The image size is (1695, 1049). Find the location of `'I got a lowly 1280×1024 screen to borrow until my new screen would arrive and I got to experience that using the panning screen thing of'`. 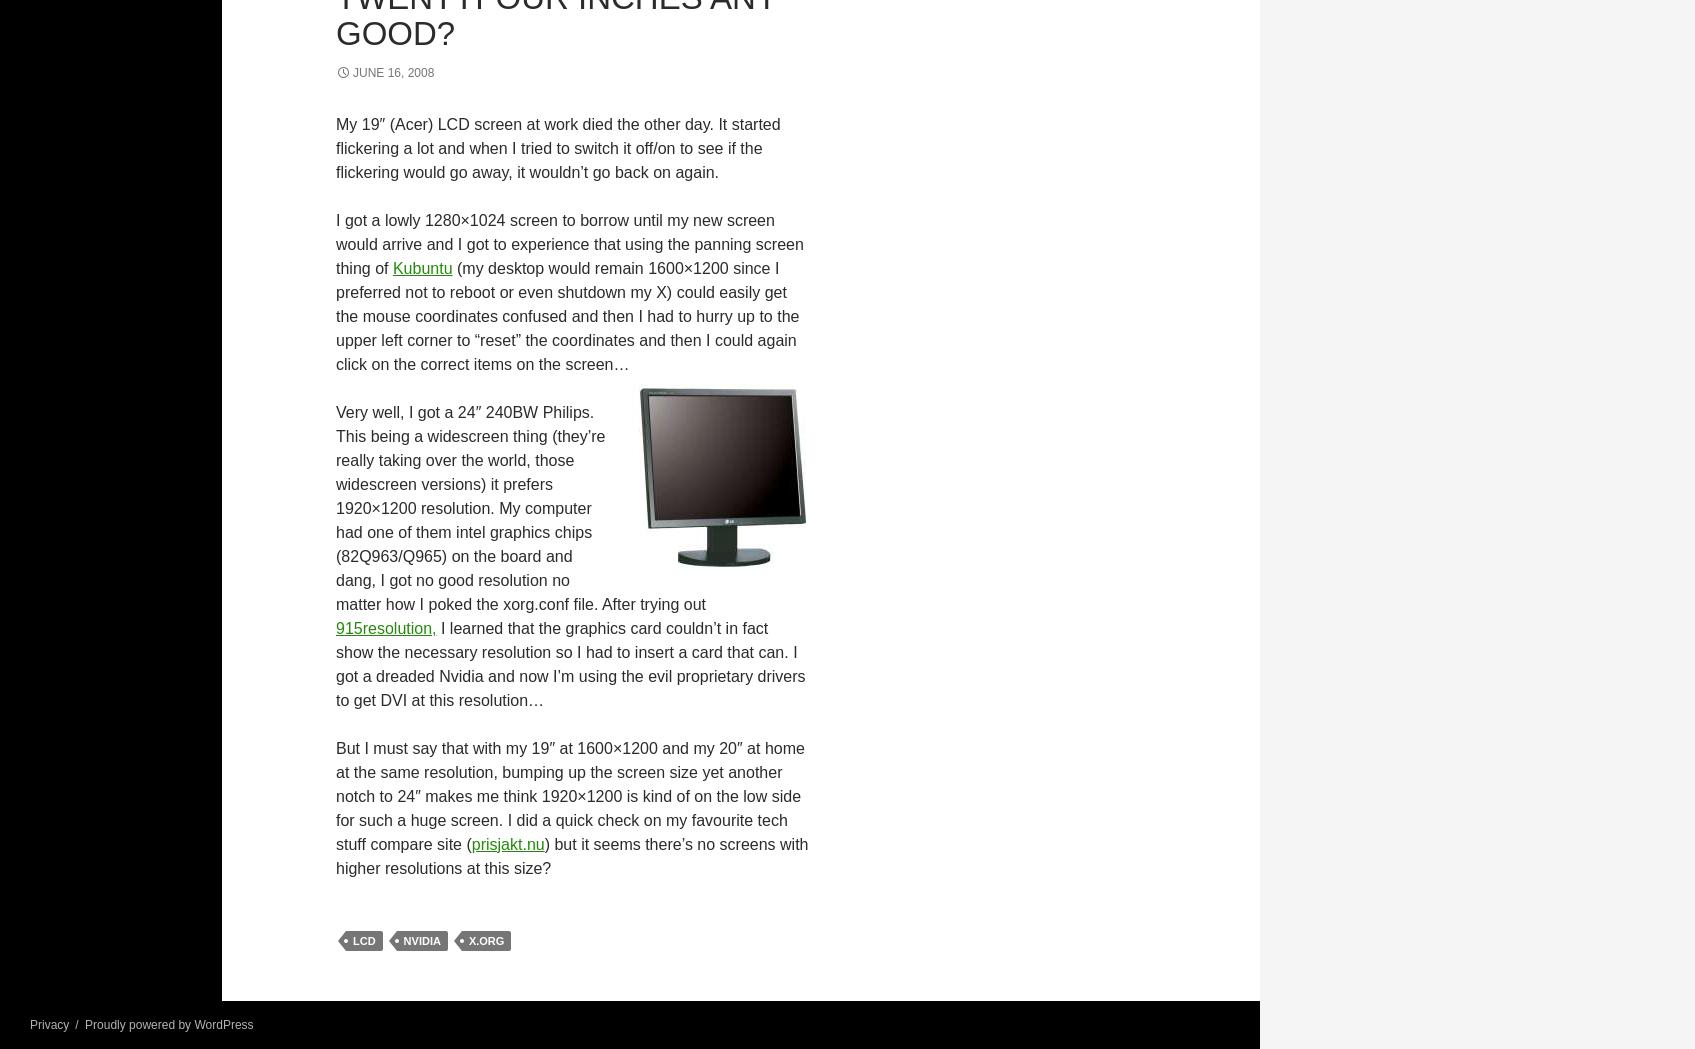

'I got a lowly 1280×1024 screen to borrow until my new screen would arrive and I got to experience that using the panning screen thing of' is located at coordinates (569, 242).